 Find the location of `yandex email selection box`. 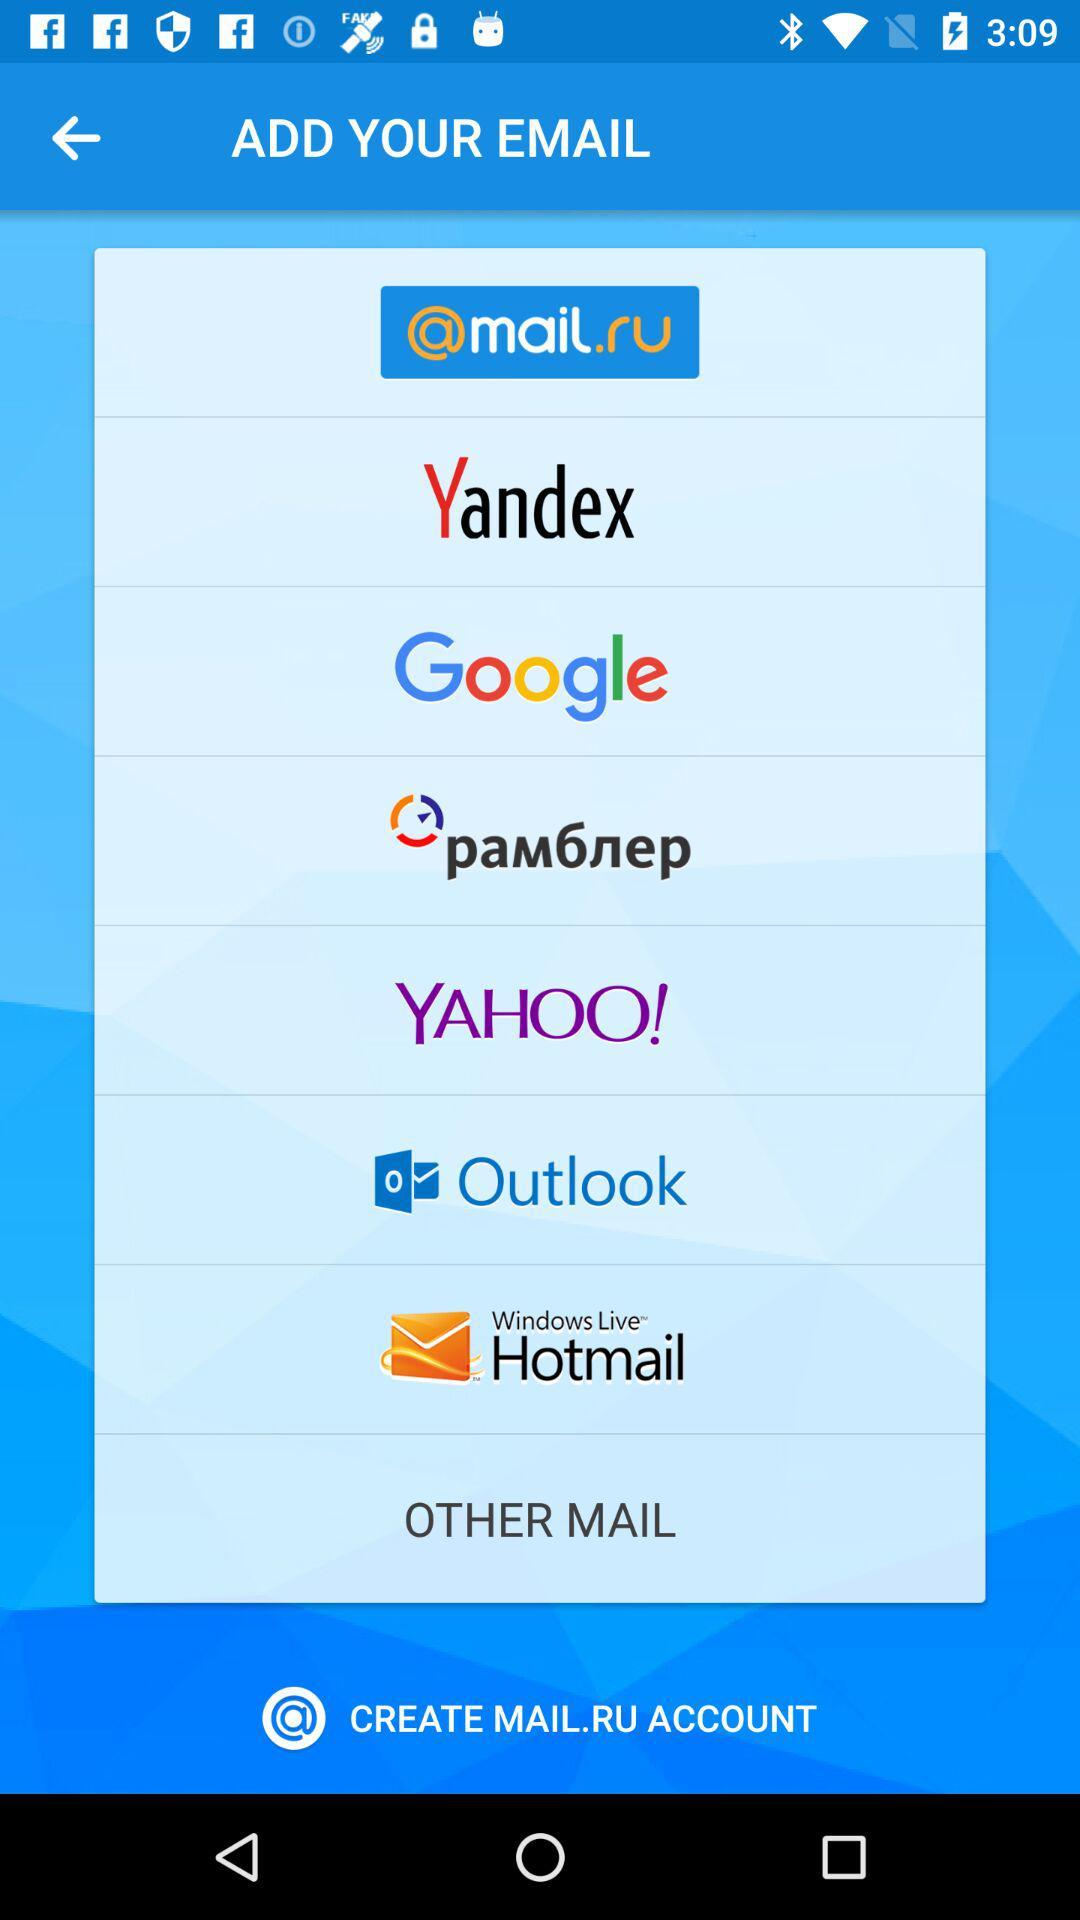

yandex email selection box is located at coordinates (540, 501).